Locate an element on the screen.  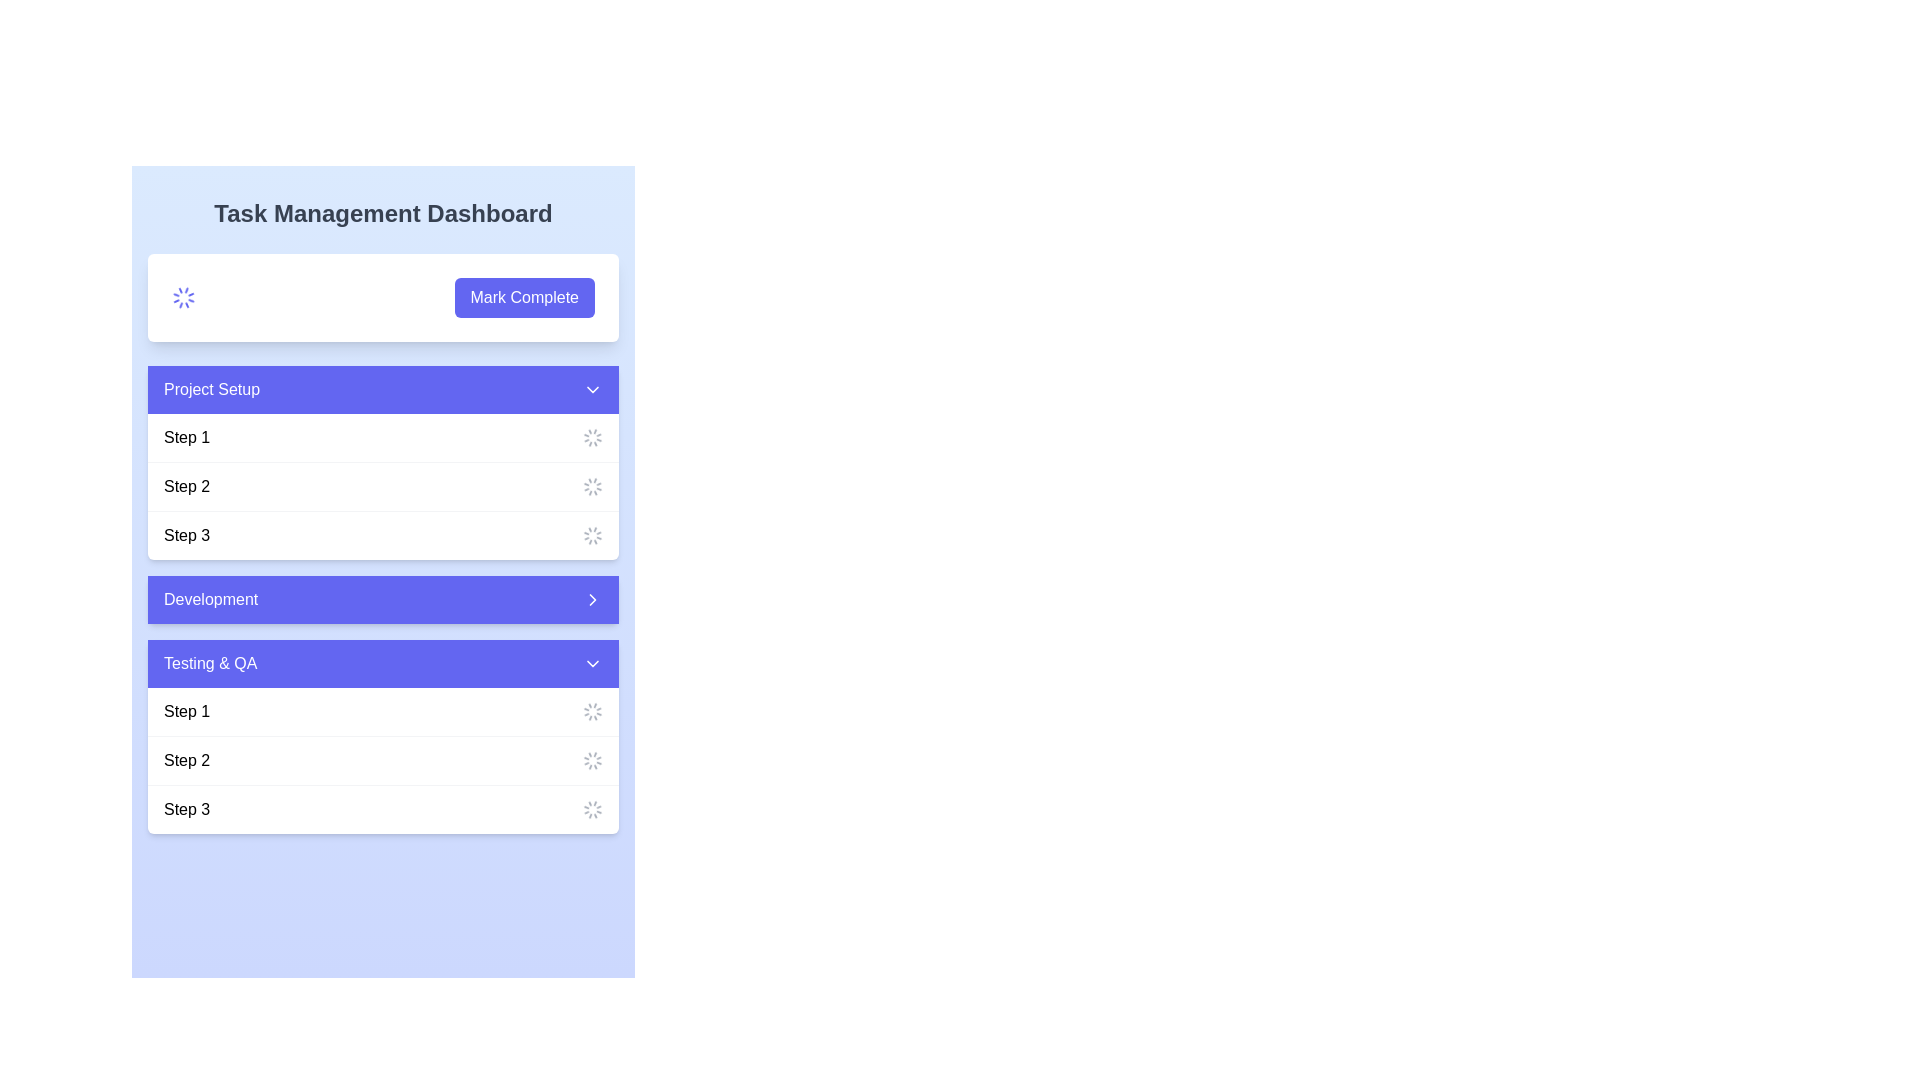
the third step label in the 'Project Setup' process, which is positioned at the bottom of the vertical list of steps and aligned to the left is located at coordinates (187, 535).